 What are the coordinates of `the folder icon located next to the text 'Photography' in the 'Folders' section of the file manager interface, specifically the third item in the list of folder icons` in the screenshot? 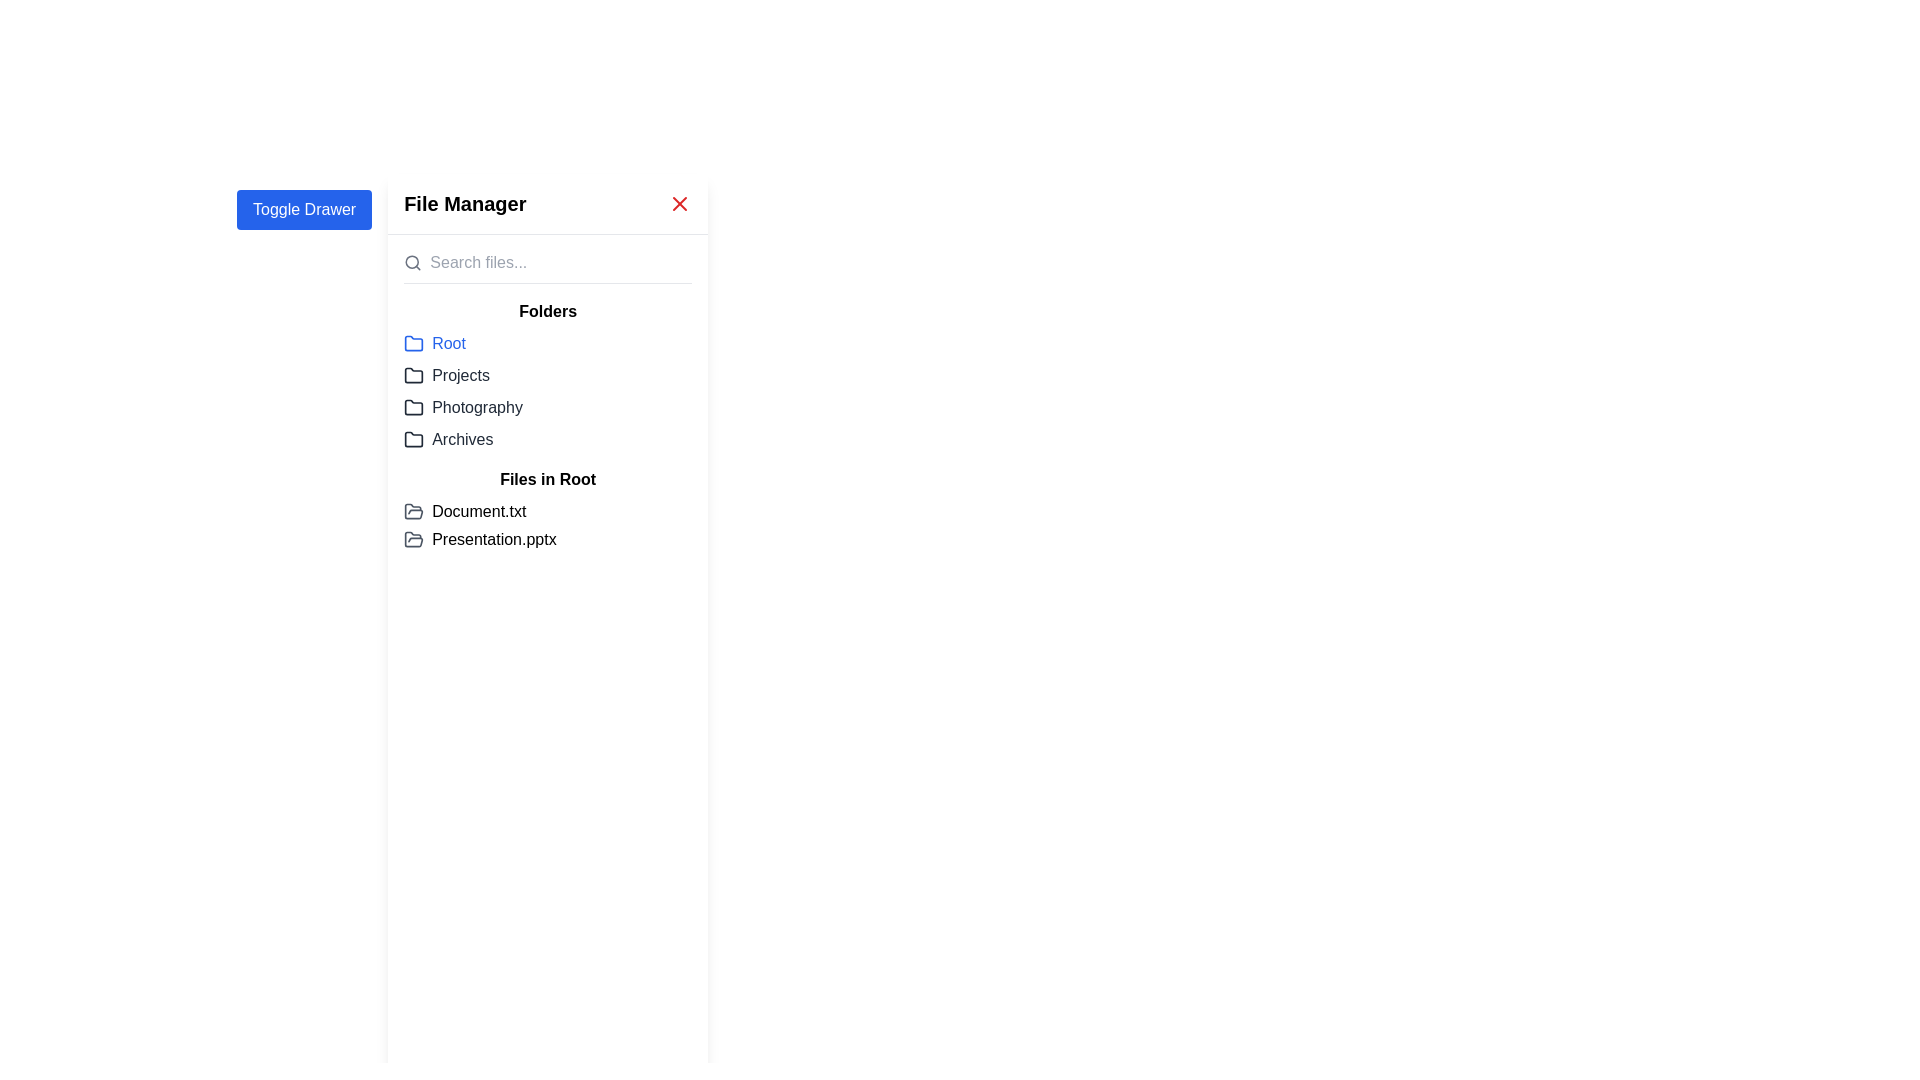 It's located at (413, 406).